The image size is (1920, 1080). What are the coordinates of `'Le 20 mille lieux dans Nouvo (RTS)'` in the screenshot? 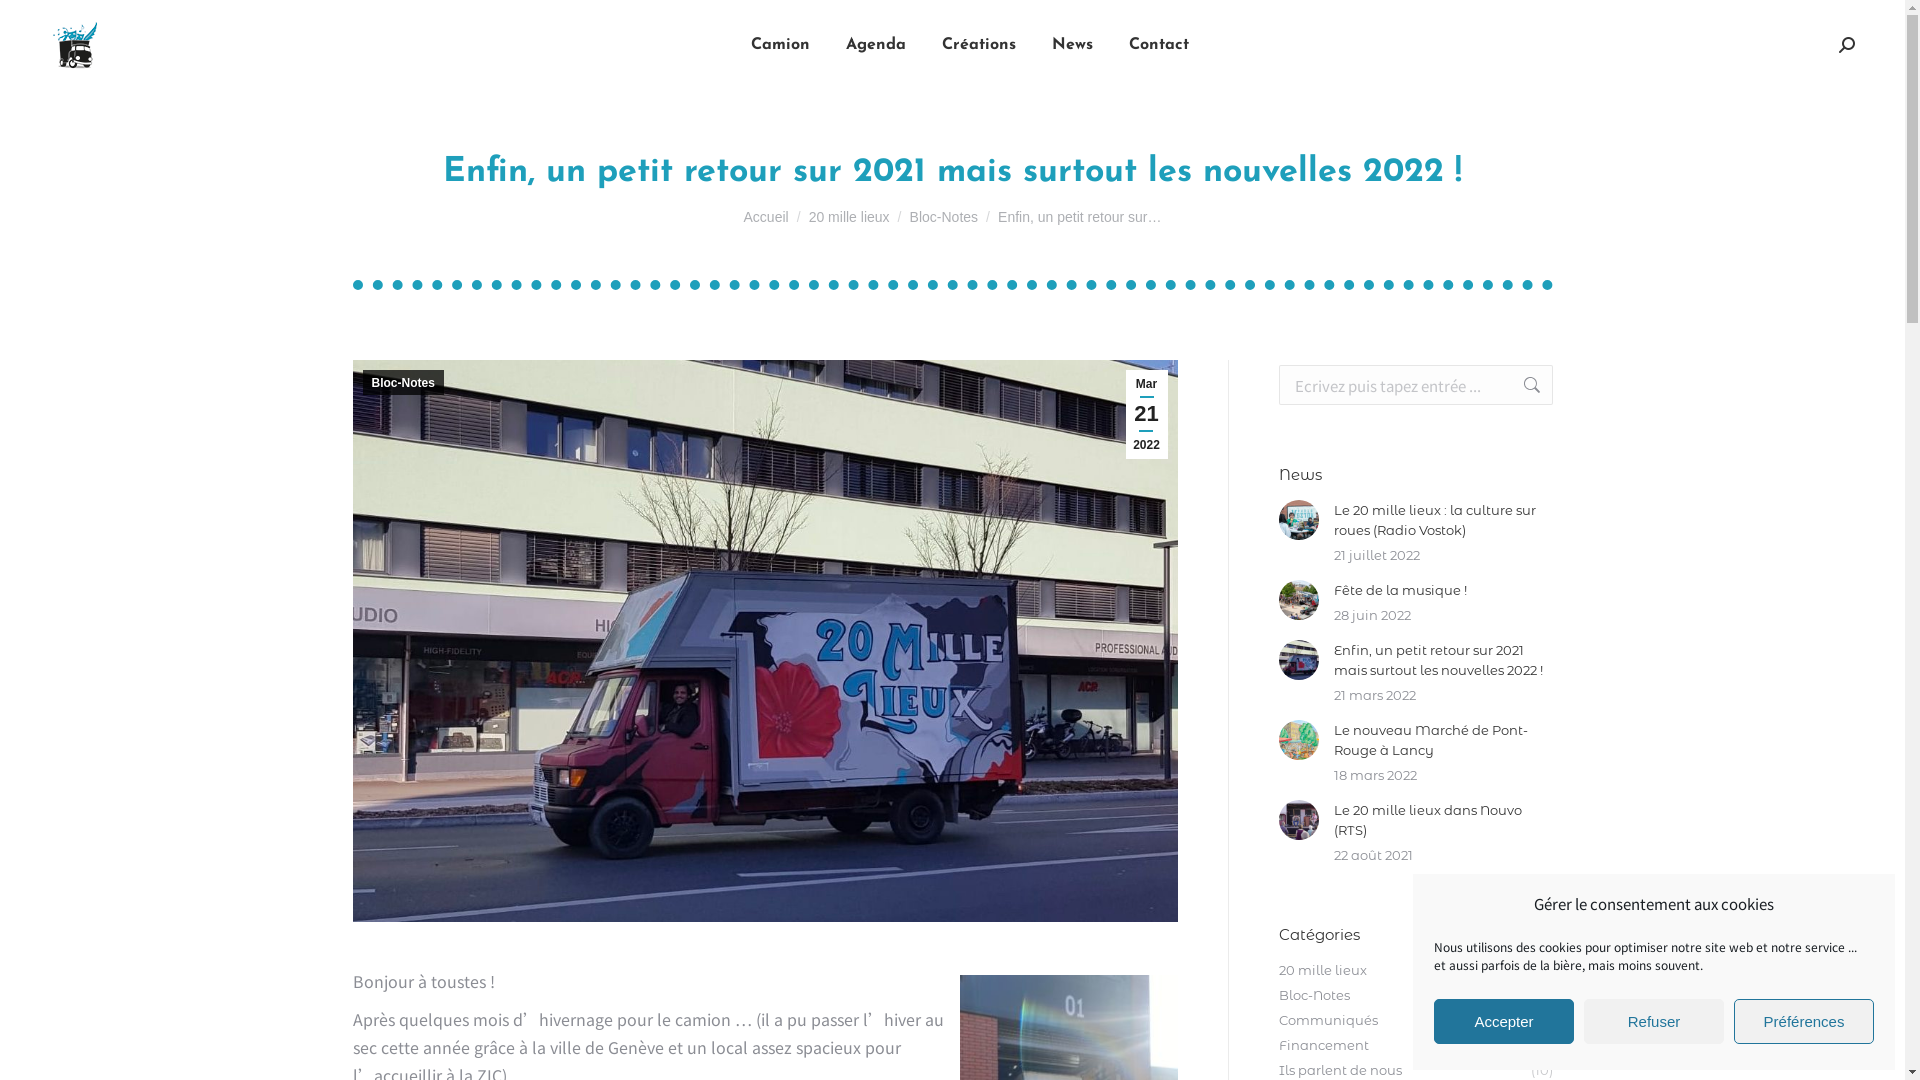 It's located at (1443, 820).